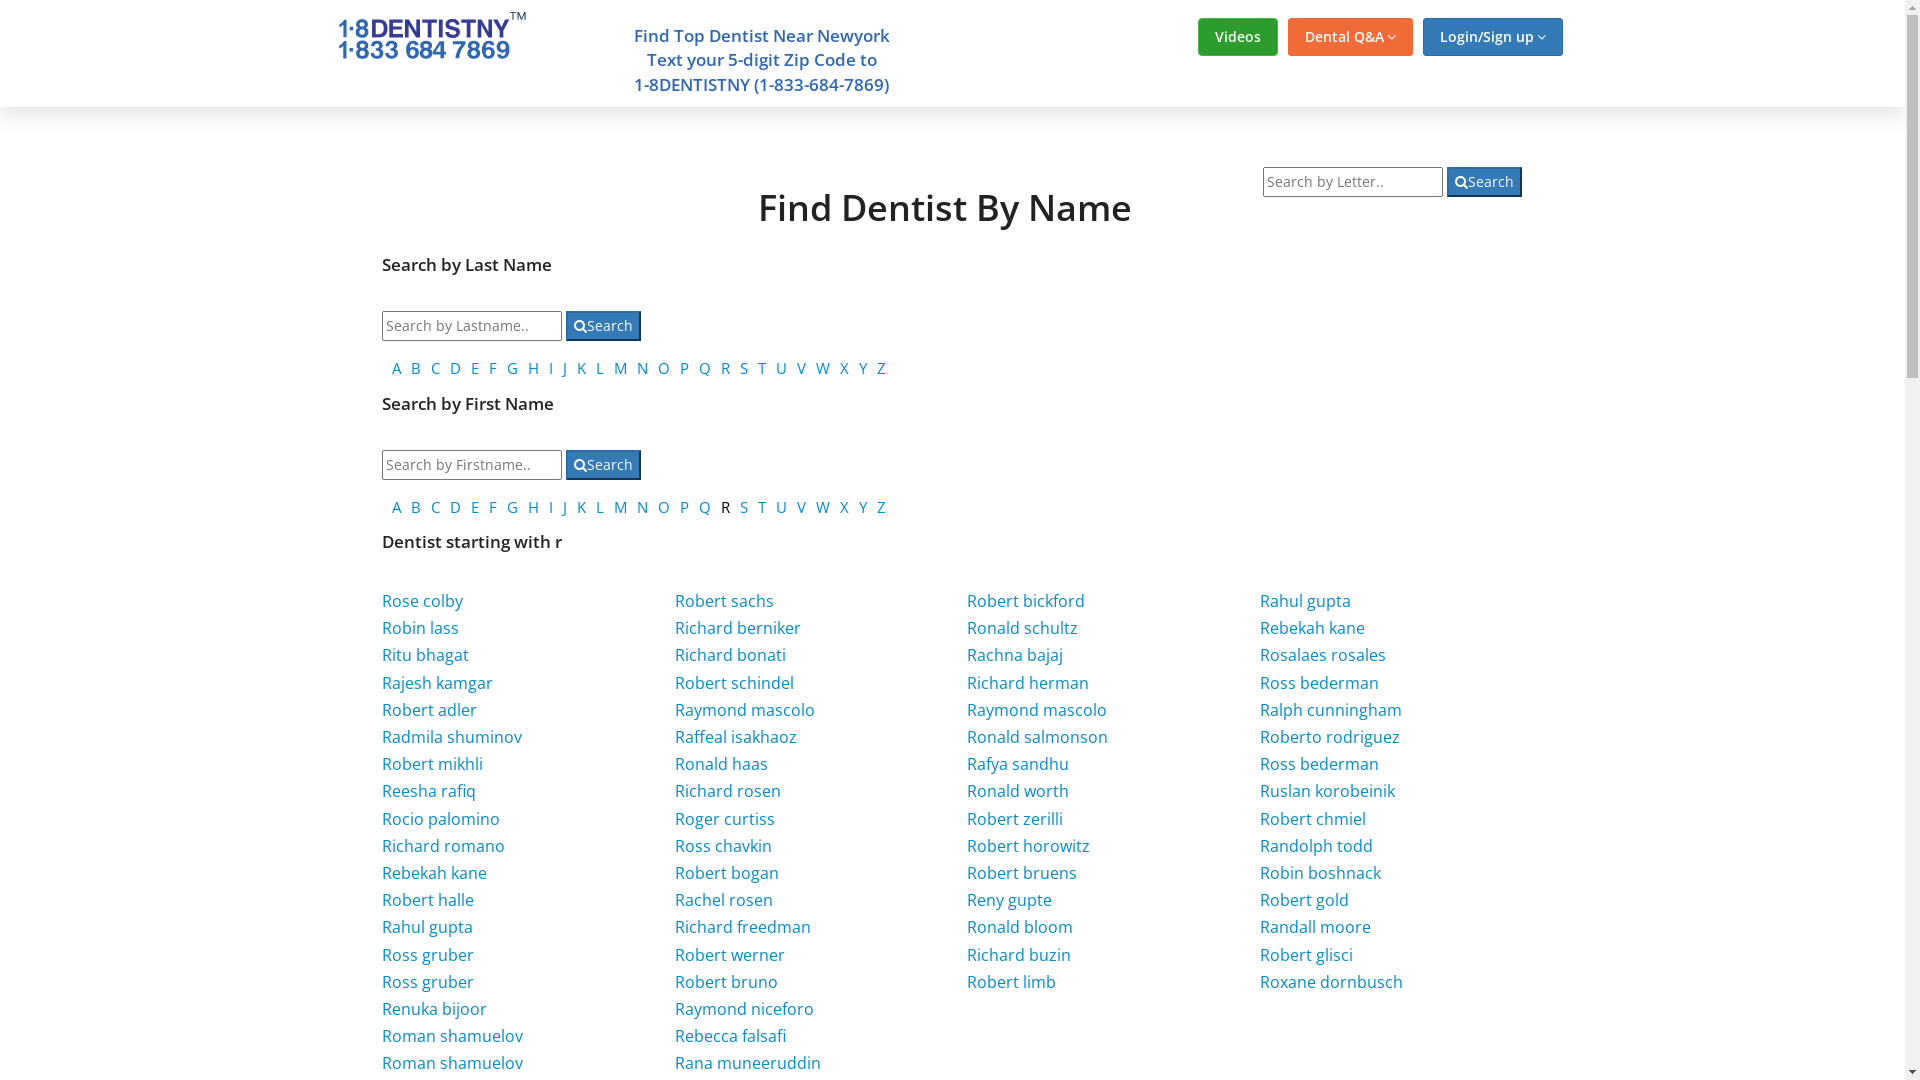 The height and width of the screenshot is (1080, 1920). Describe the element at coordinates (1028, 845) in the screenshot. I see `'Robert horowitz'` at that location.